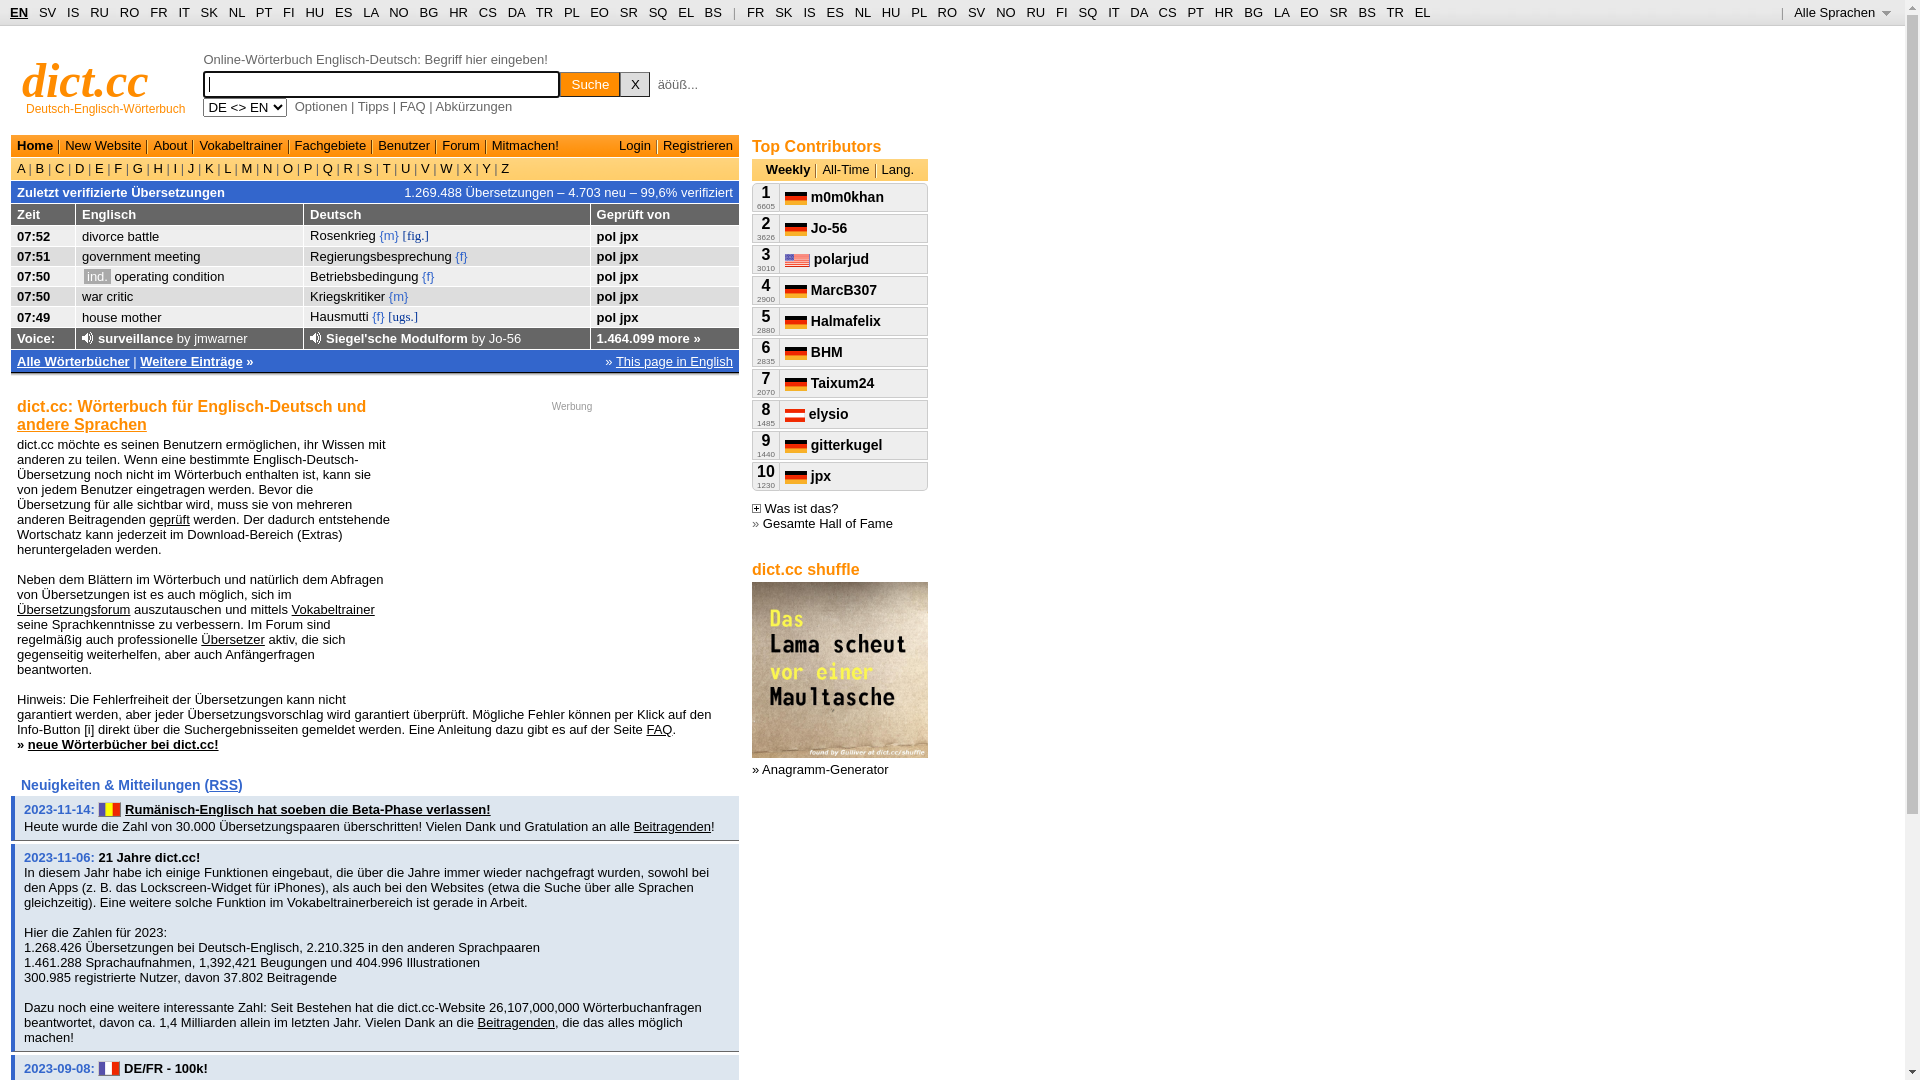  Describe the element at coordinates (397, 337) in the screenshot. I see `'Siegel'sche Modulform'` at that location.